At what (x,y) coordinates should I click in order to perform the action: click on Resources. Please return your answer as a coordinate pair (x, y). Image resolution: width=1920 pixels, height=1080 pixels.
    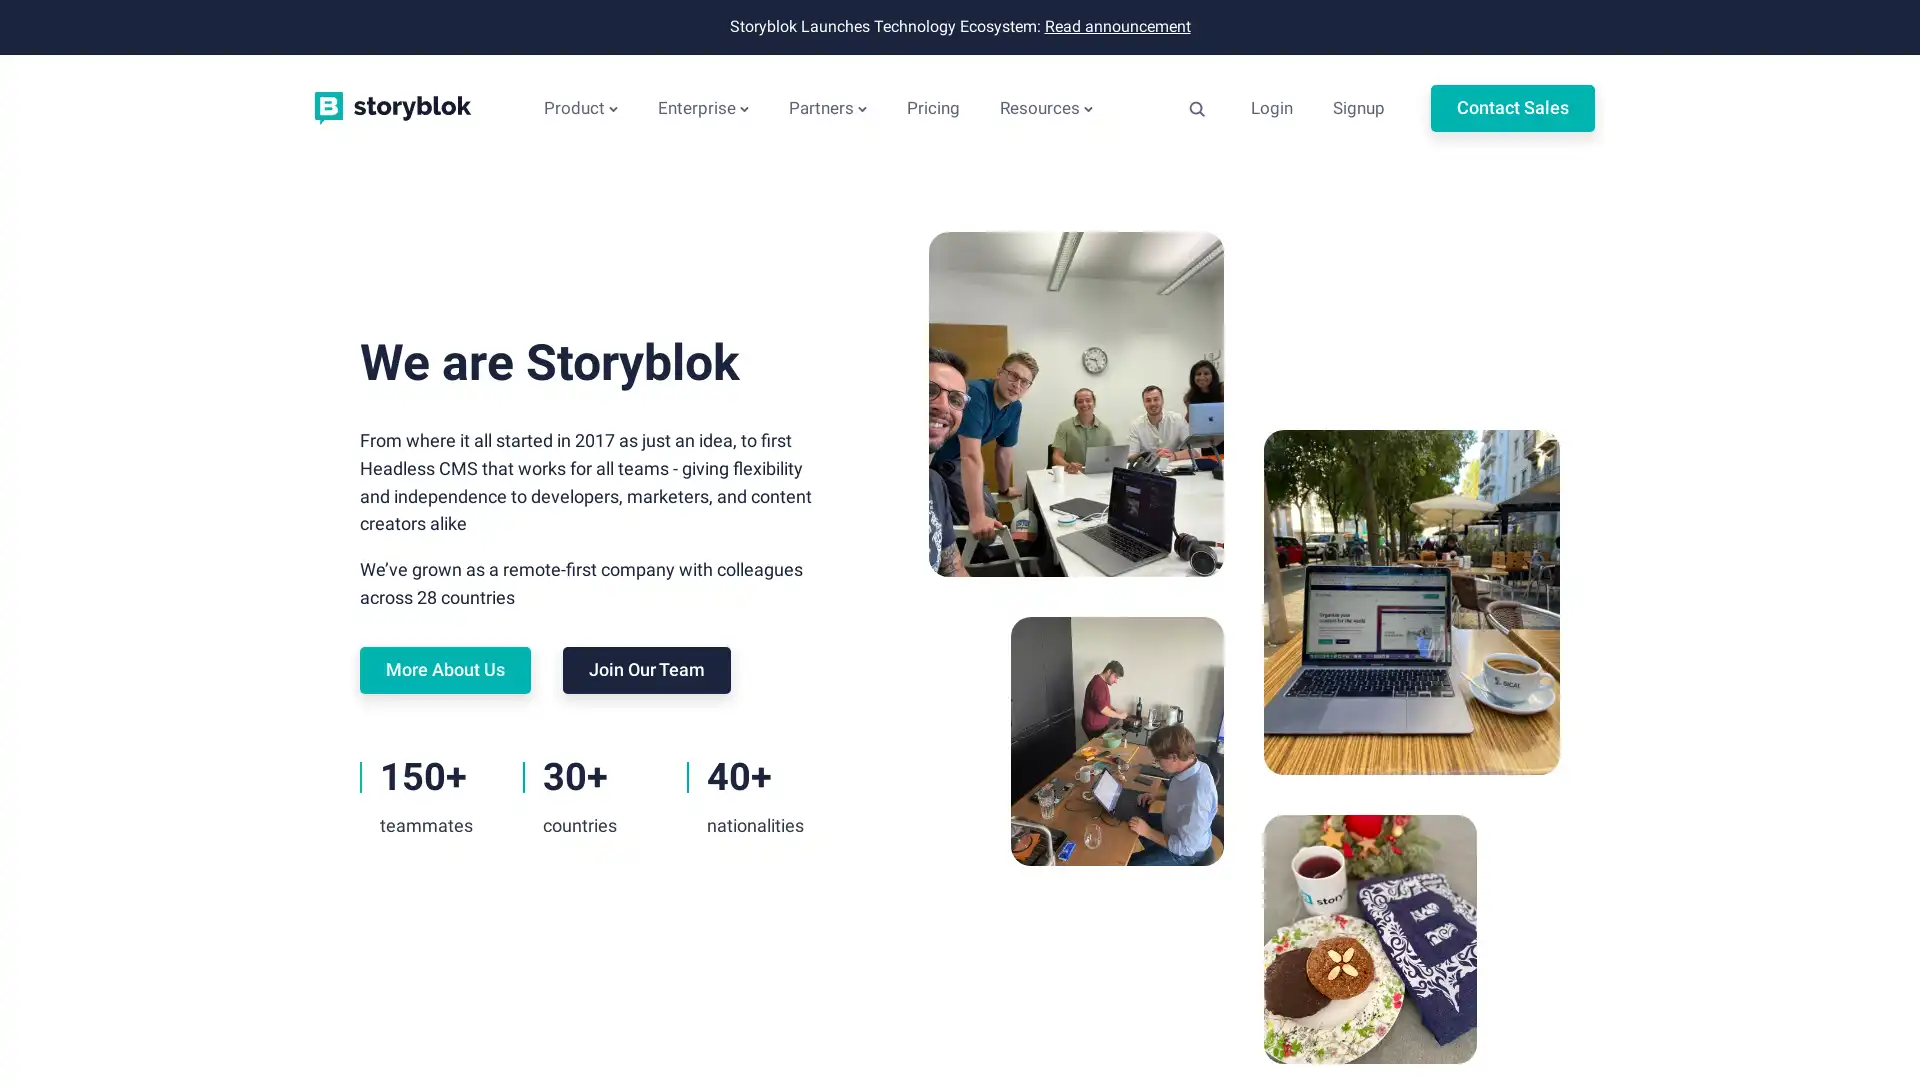
    Looking at the image, I should click on (1045, 108).